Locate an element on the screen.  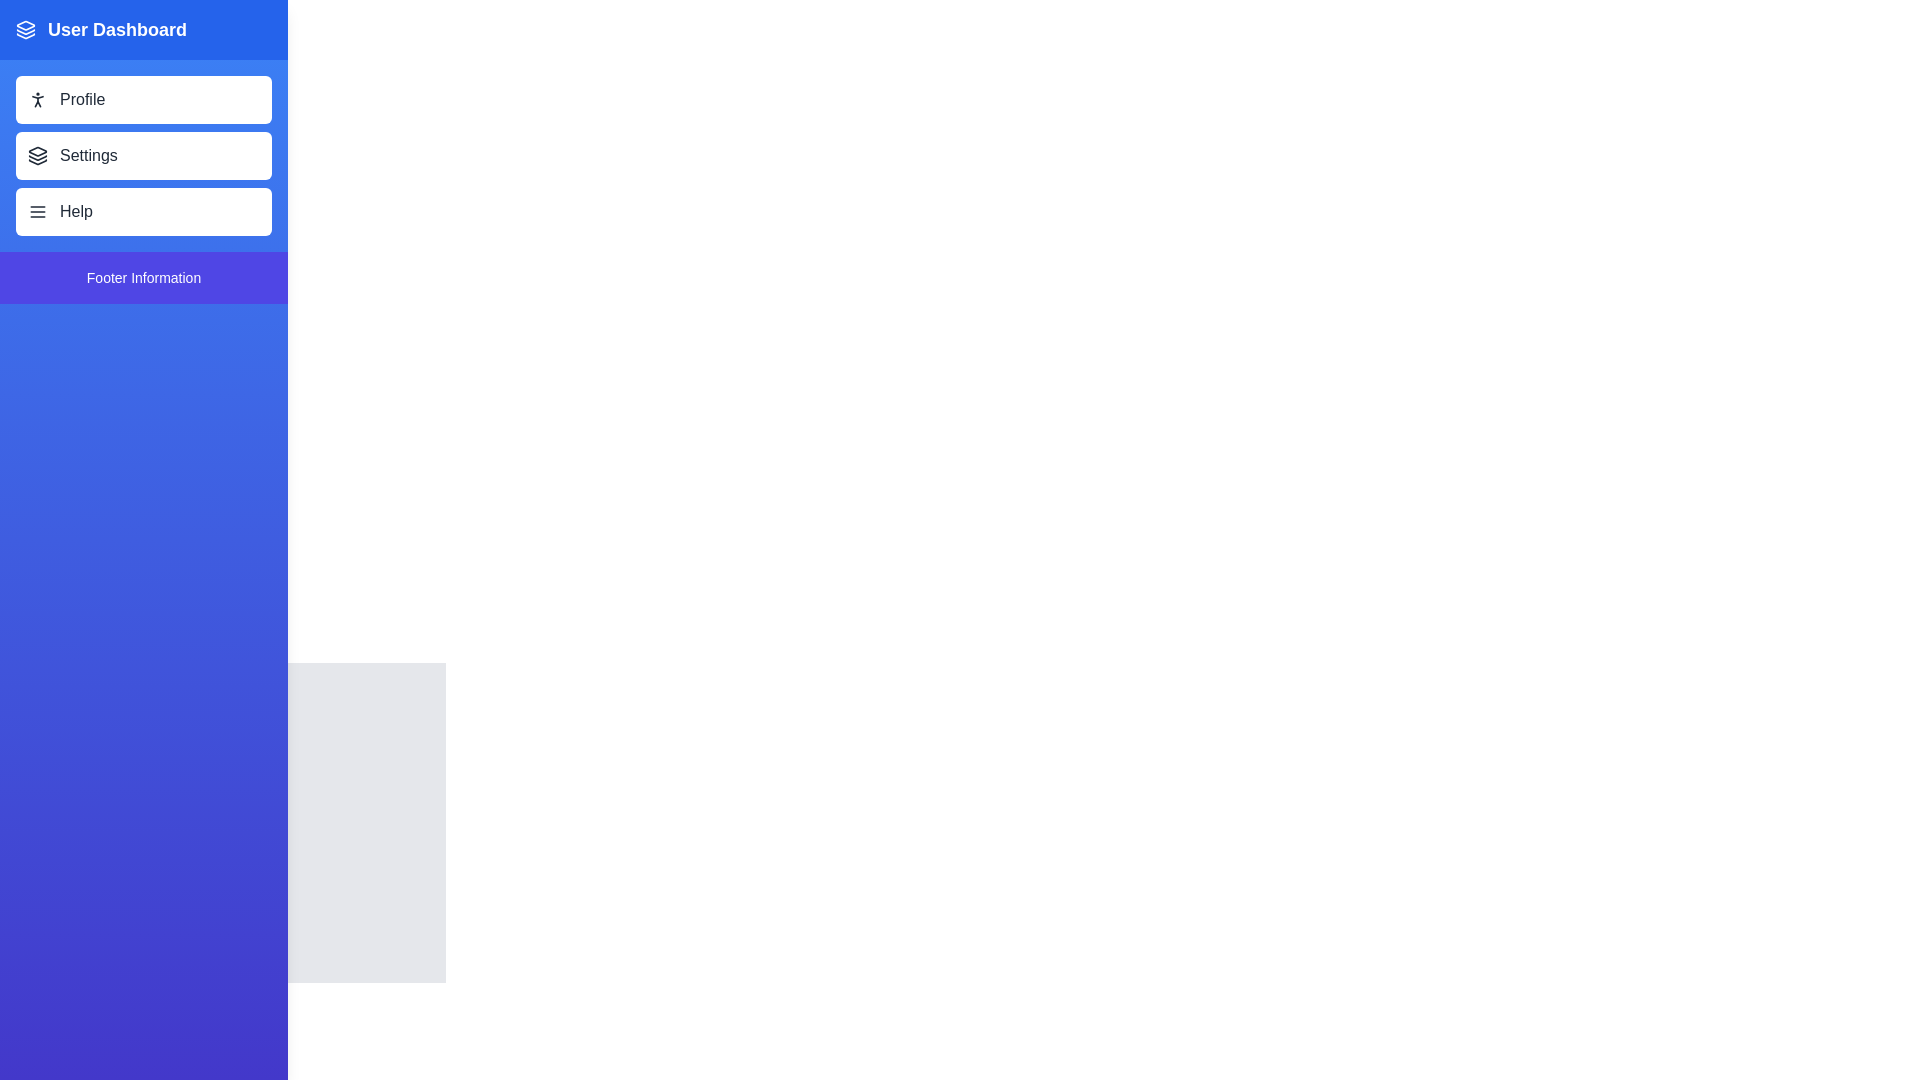
the graphical icon that signifies a metaphorical 'layer' or 'stack', located between two similar components in a vertical arrangement is located at coordinates (25, 32).